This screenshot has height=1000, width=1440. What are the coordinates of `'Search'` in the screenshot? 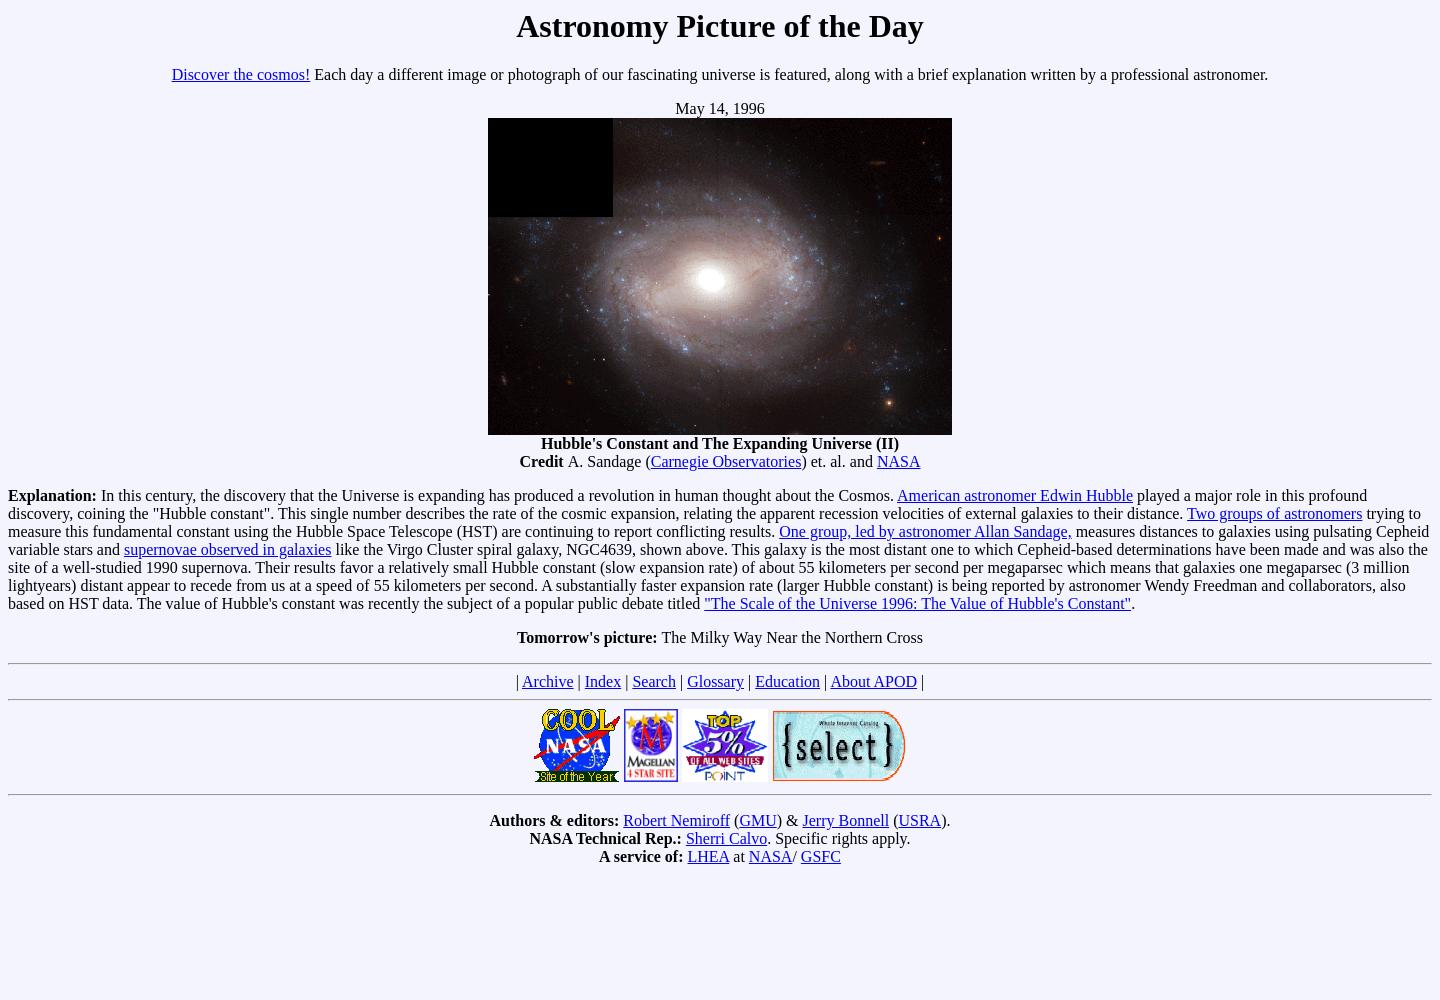 It's located at (652, 681).